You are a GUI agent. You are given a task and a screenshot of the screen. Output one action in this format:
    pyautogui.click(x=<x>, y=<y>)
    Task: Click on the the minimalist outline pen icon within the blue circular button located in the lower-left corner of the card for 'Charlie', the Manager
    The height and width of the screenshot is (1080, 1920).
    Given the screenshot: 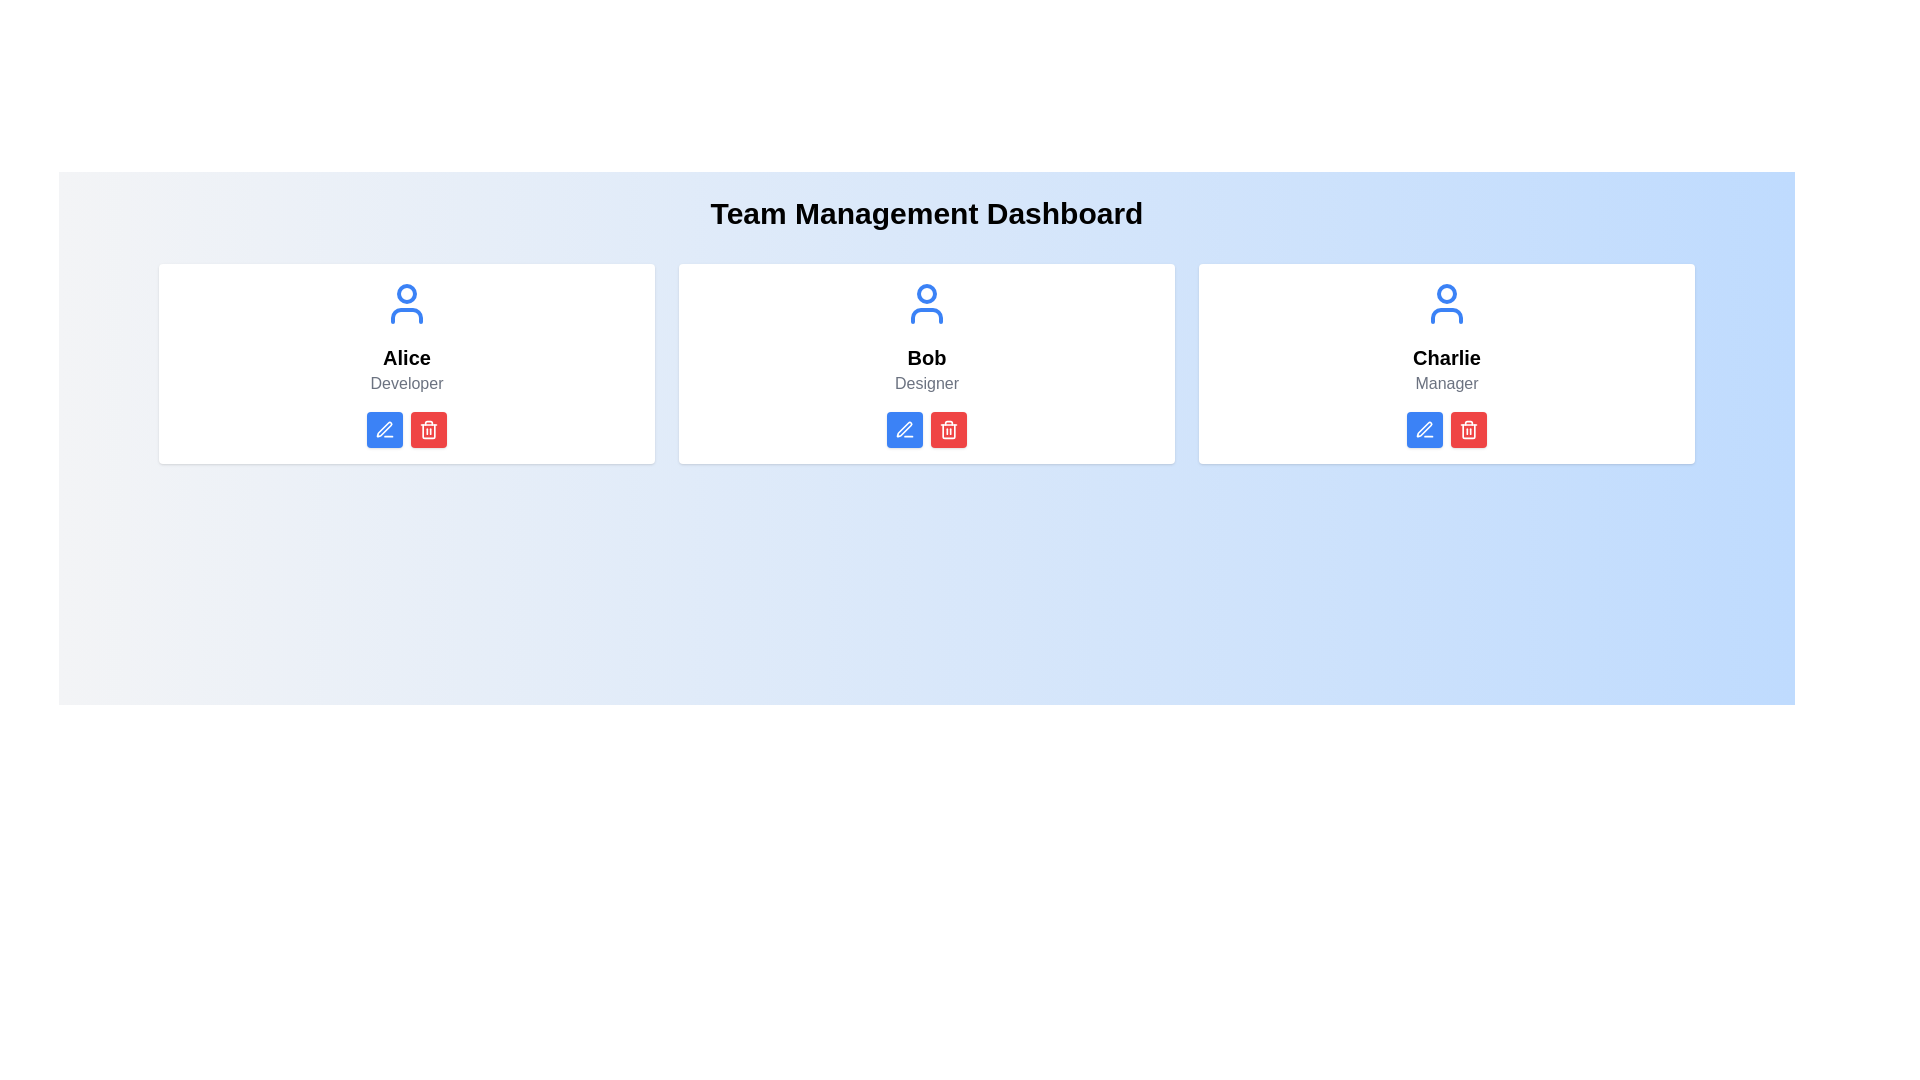 What is the action you would take?
    pyautogui.click(x=1424, y=428)
    